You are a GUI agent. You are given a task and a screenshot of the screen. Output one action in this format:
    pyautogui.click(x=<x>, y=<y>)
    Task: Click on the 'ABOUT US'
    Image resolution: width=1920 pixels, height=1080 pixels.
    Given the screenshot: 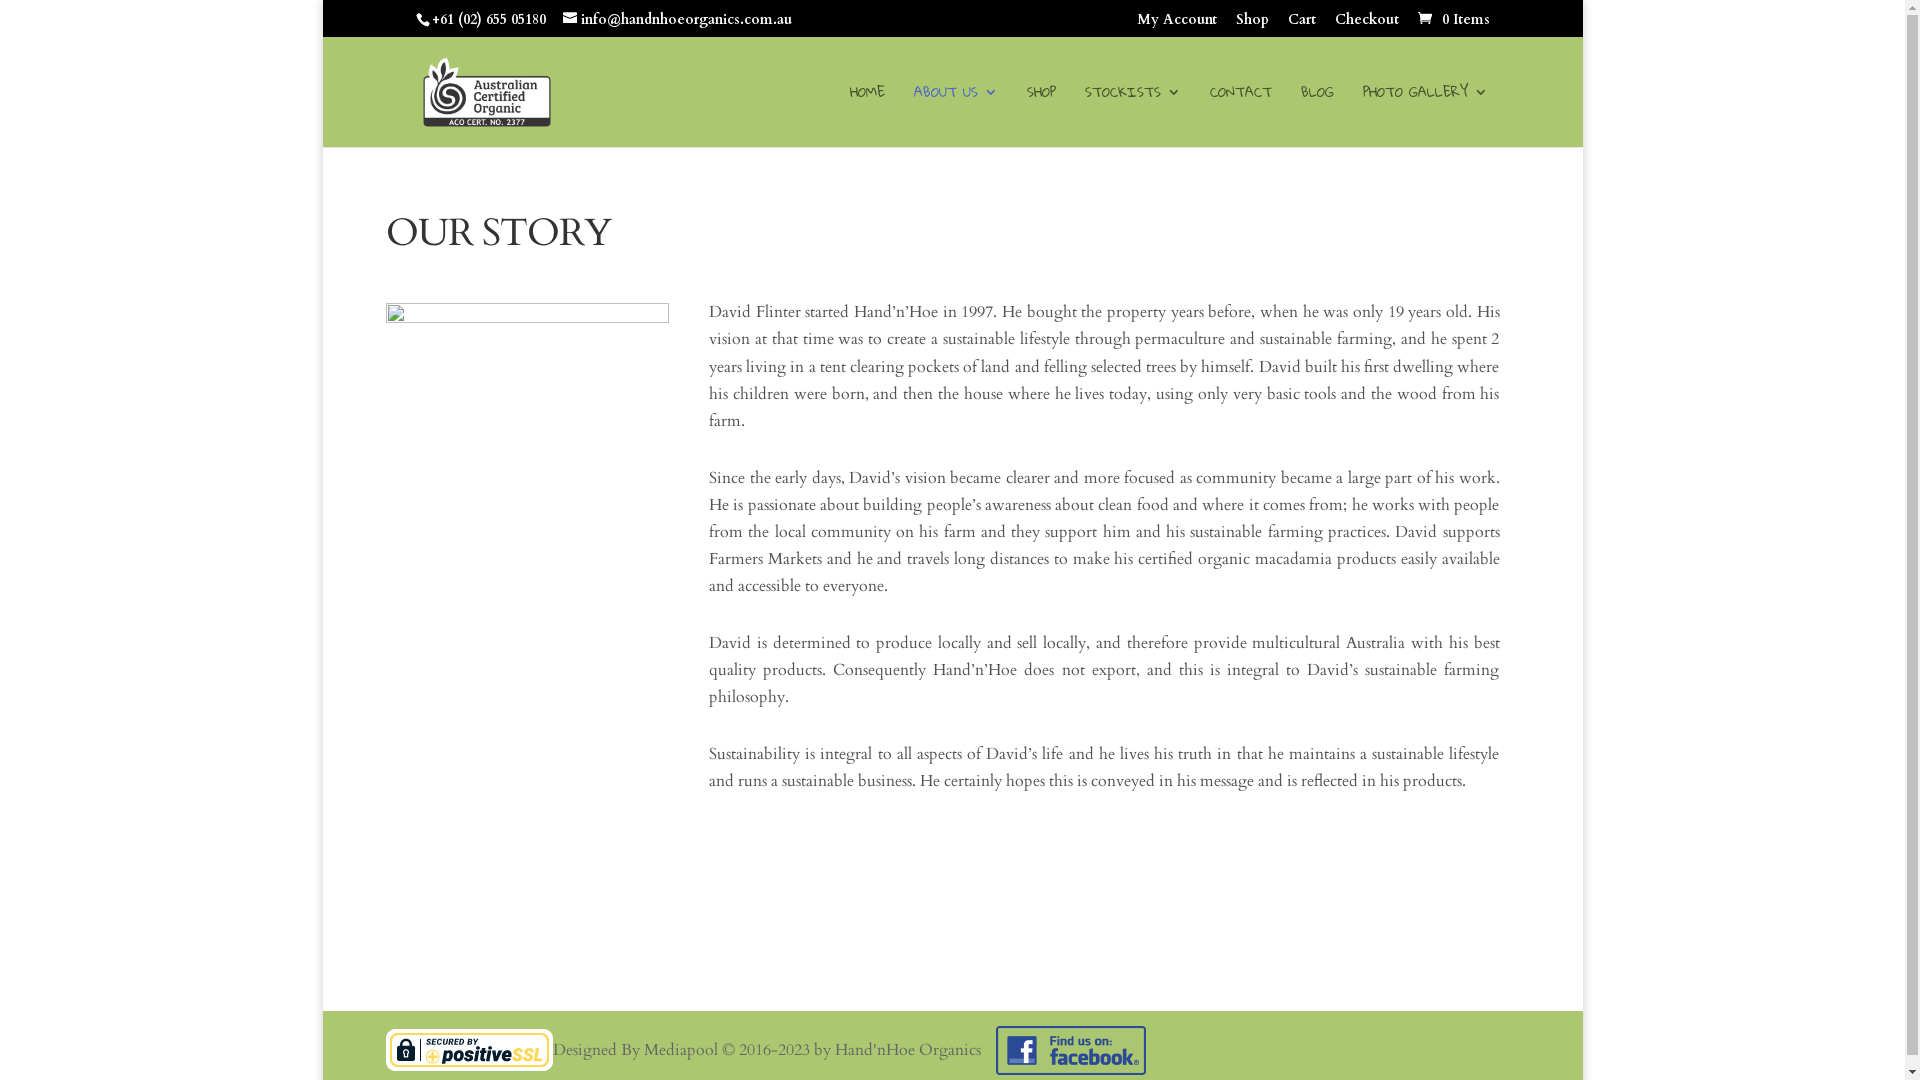 What is the action you would take?
    pyautogui.click(x=954, y=115)
    